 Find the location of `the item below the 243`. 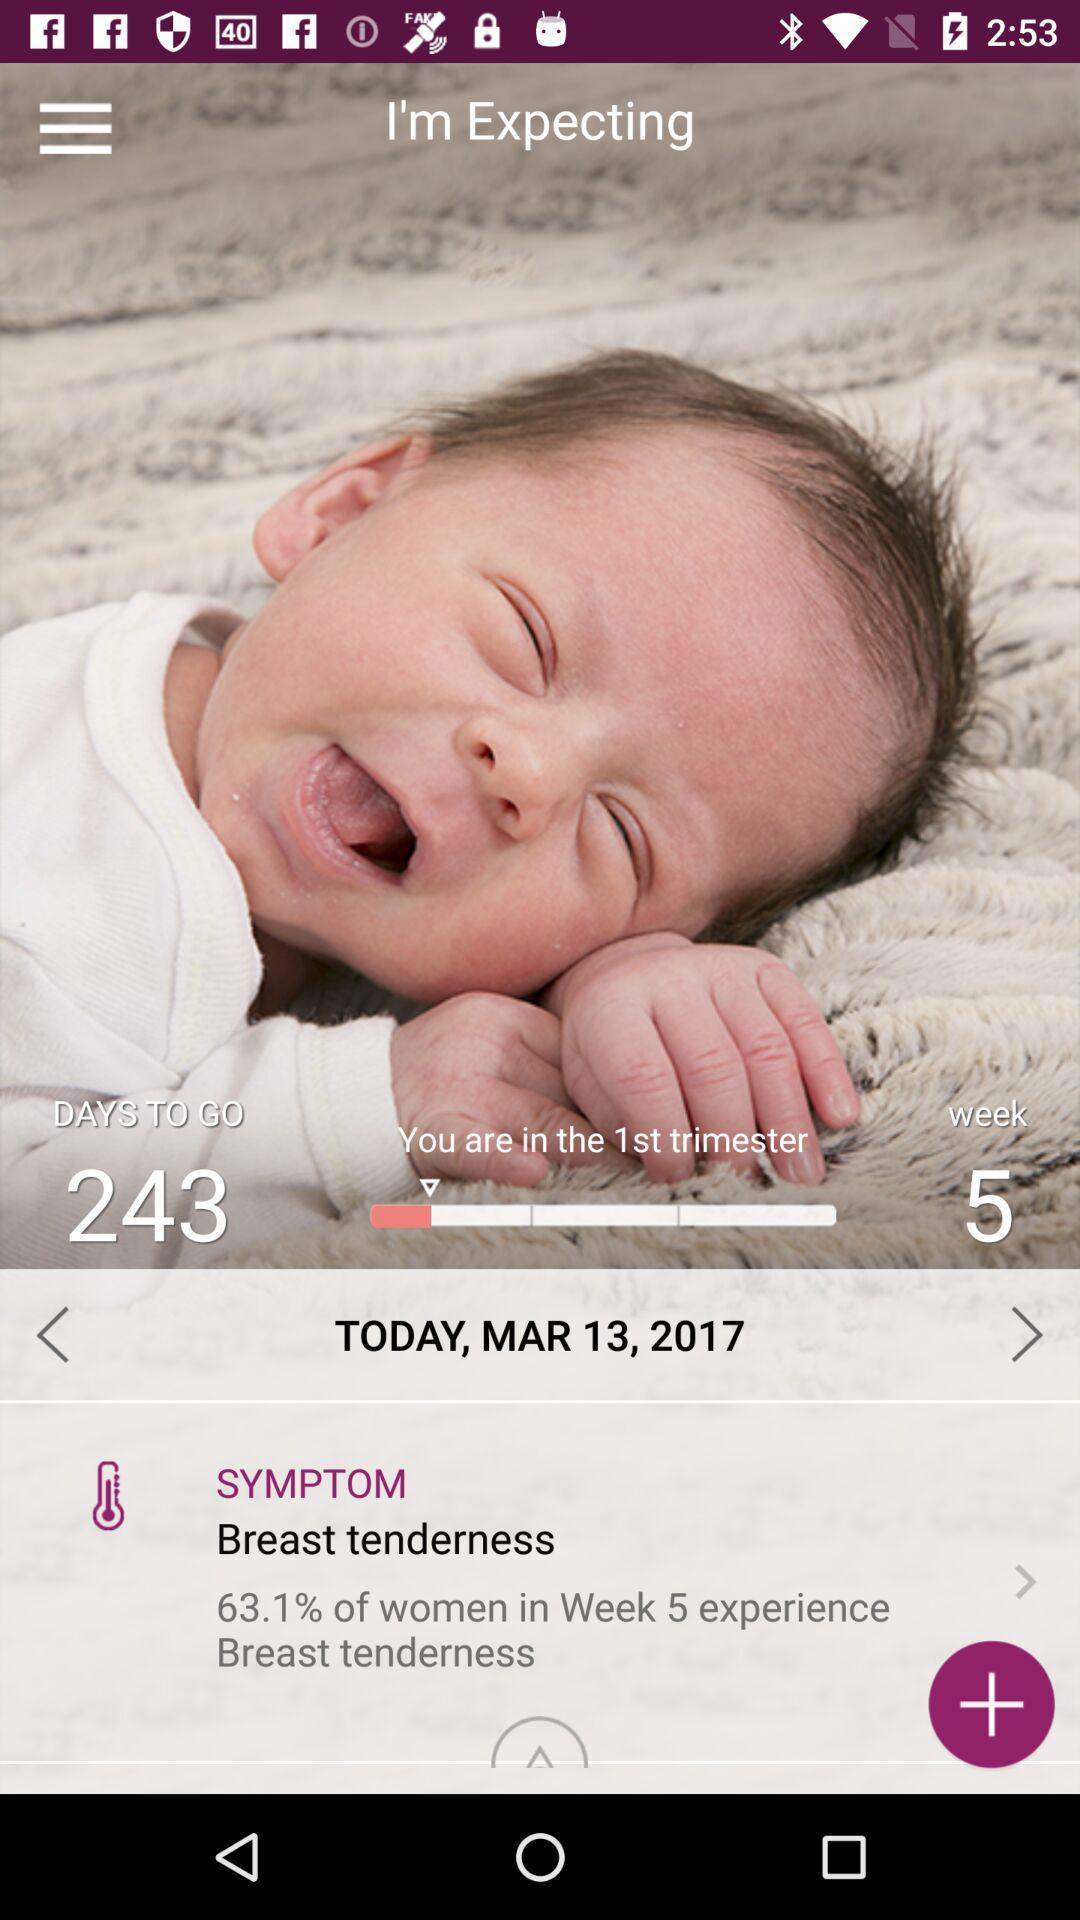

the item below the 243 is located at coordinates (540, 1334).